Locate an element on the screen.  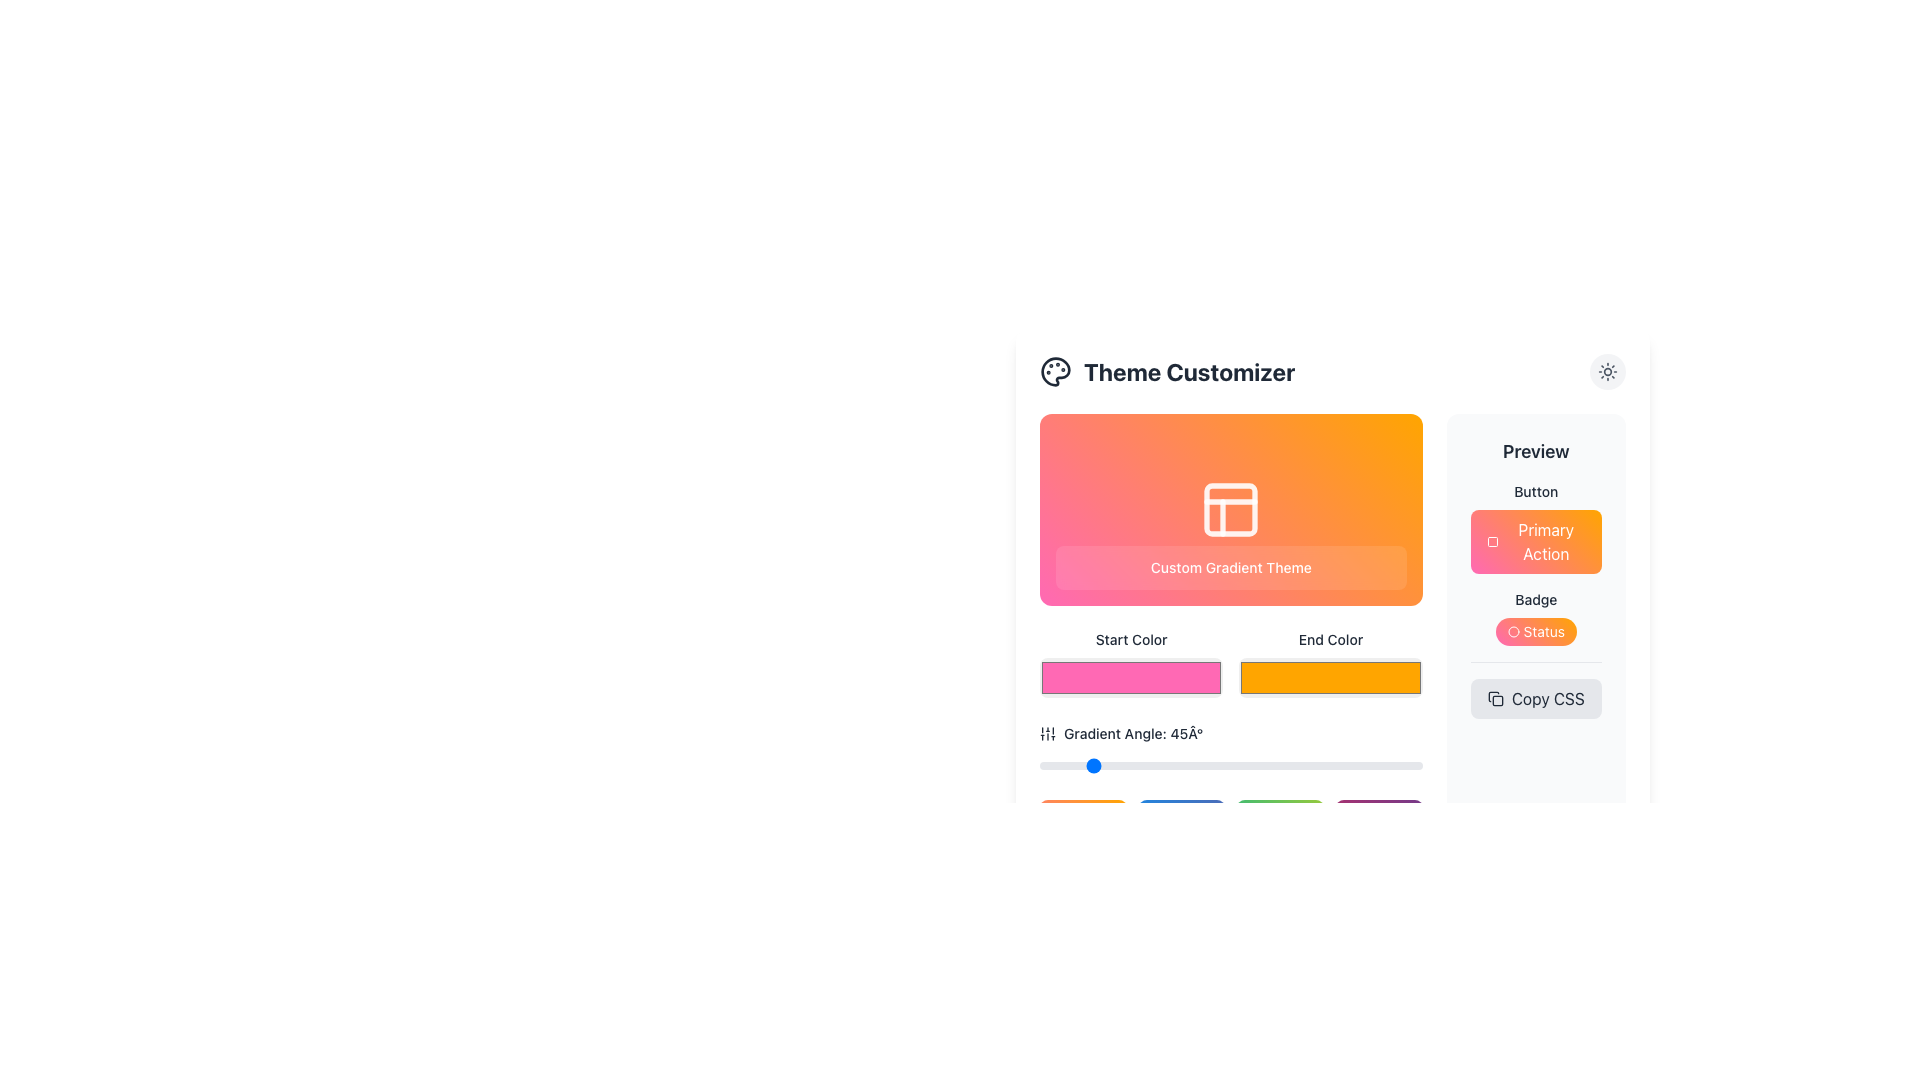
the gradient angle is located at coordinates (1221, 765).